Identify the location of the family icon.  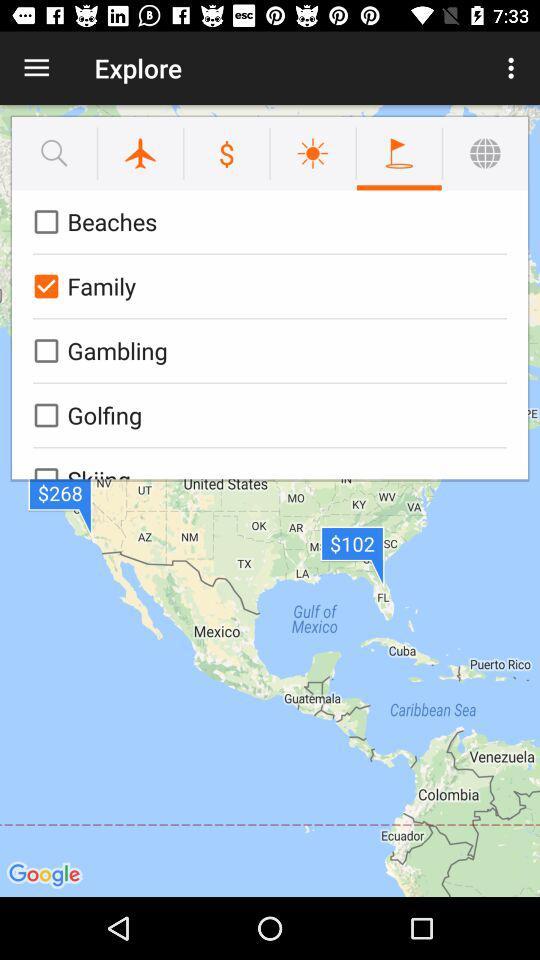
(266, 285).